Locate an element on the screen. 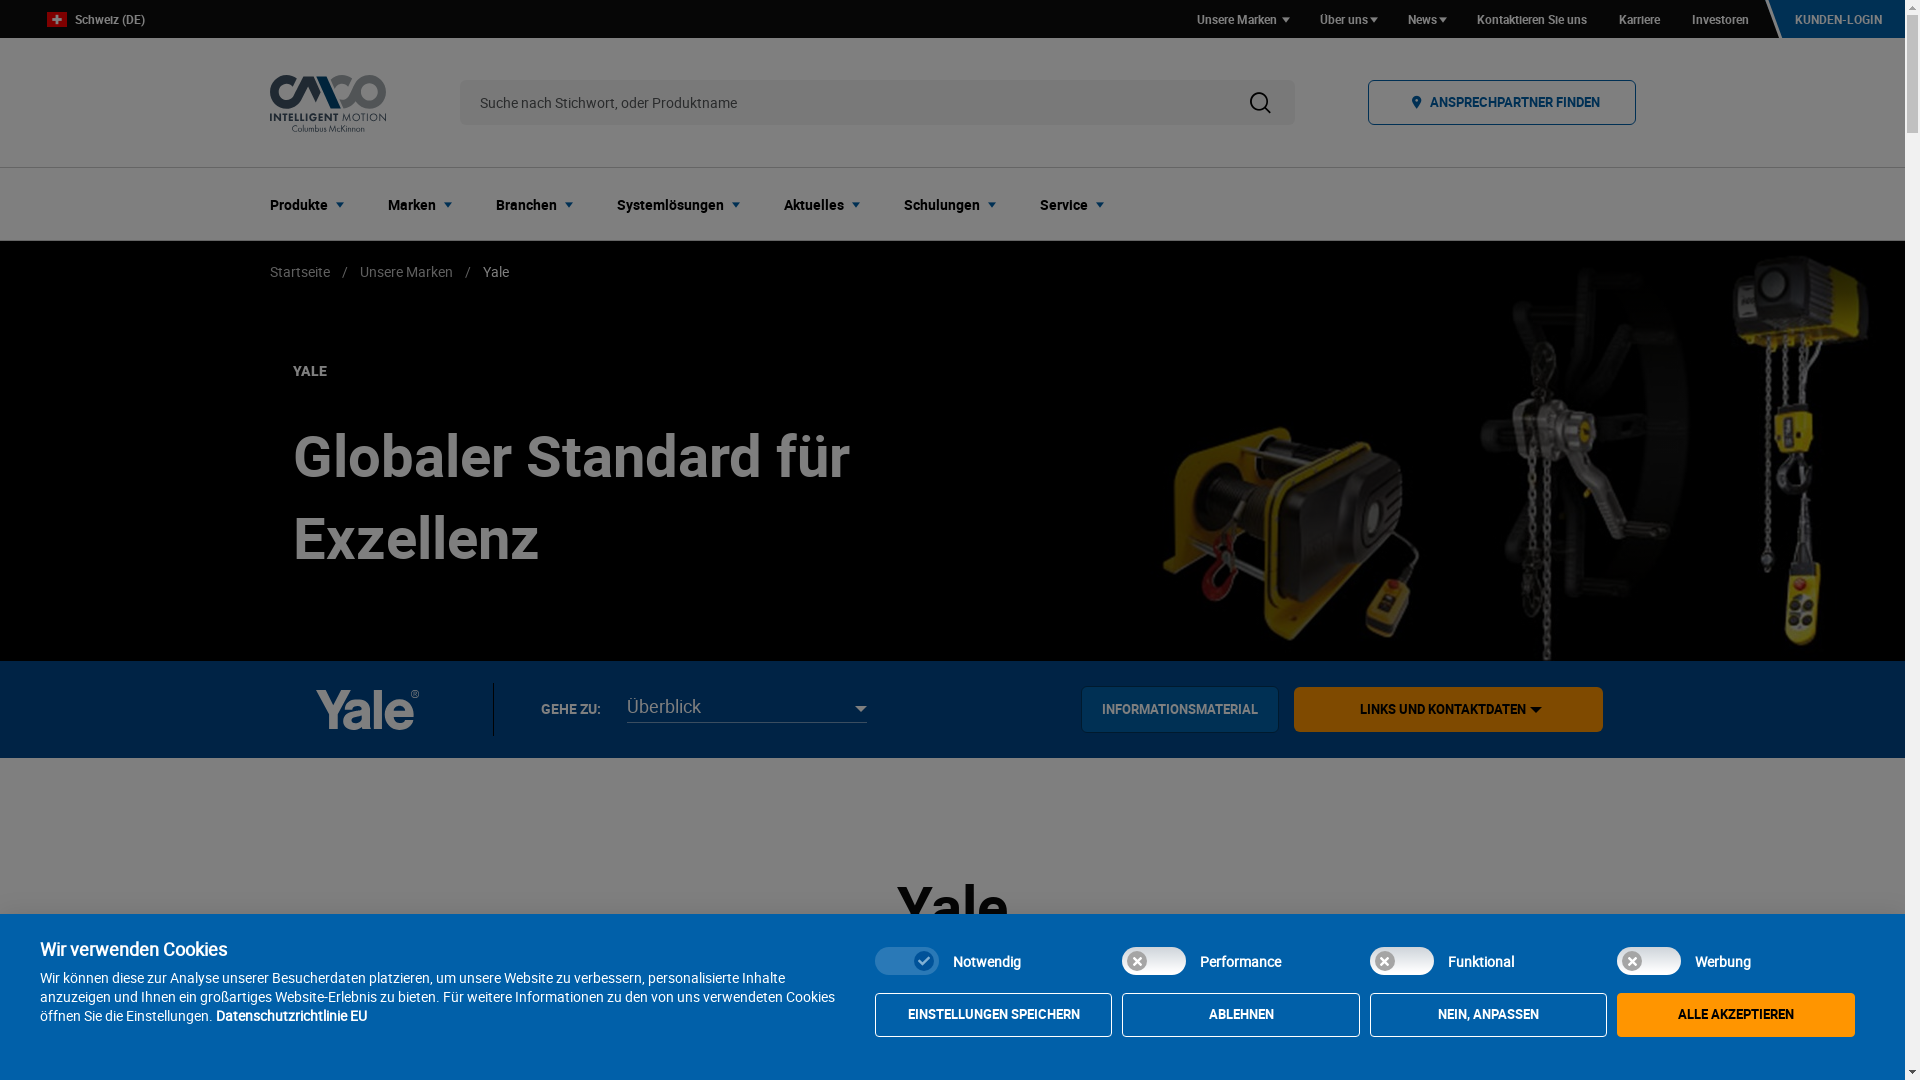 The image size is (1920, 1080). 'LINKS UND KONTAKTDATEN' is located at coordinates (1359, 708).